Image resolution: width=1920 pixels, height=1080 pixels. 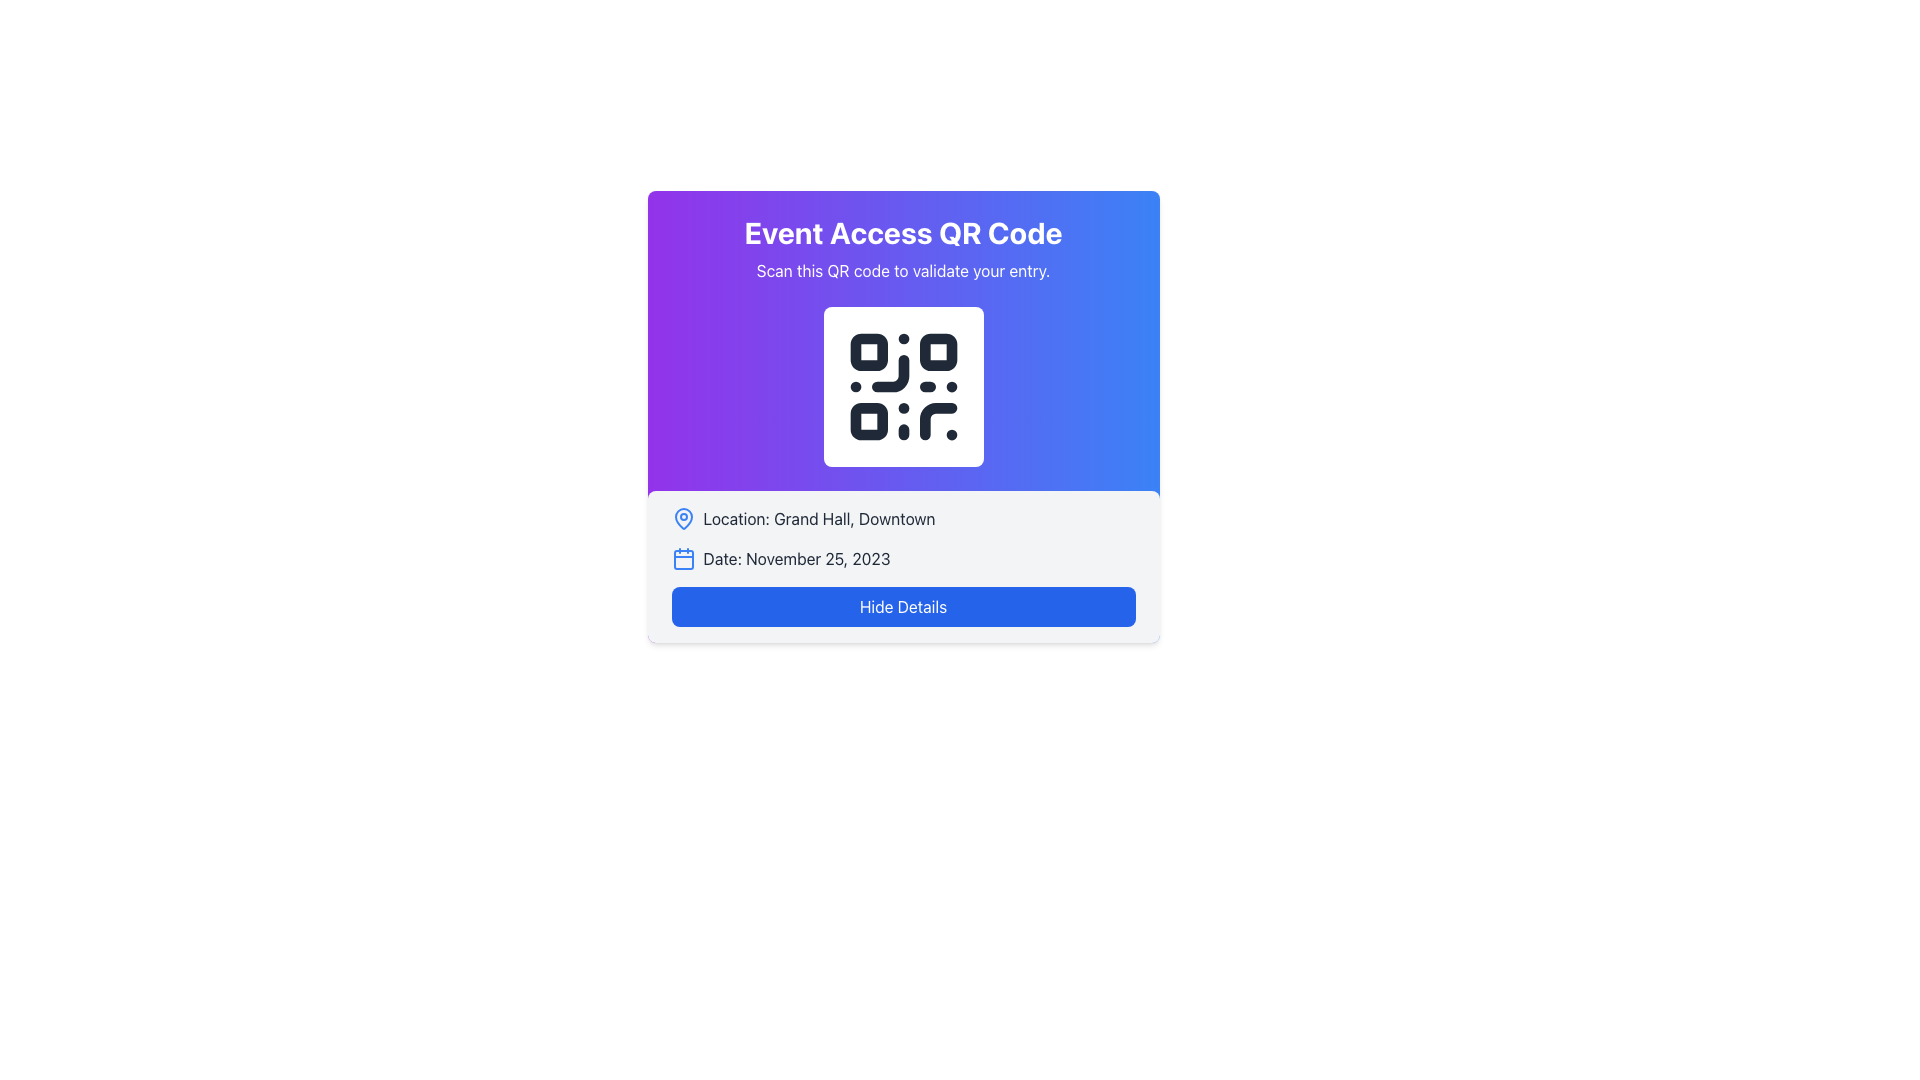 I want to click on the small square component with a black outline and a white background located in the top-right corner of the central symbol group of the QR code, which is positioned below the text 'Event Access QR Code.', so click(x=937, y=351).